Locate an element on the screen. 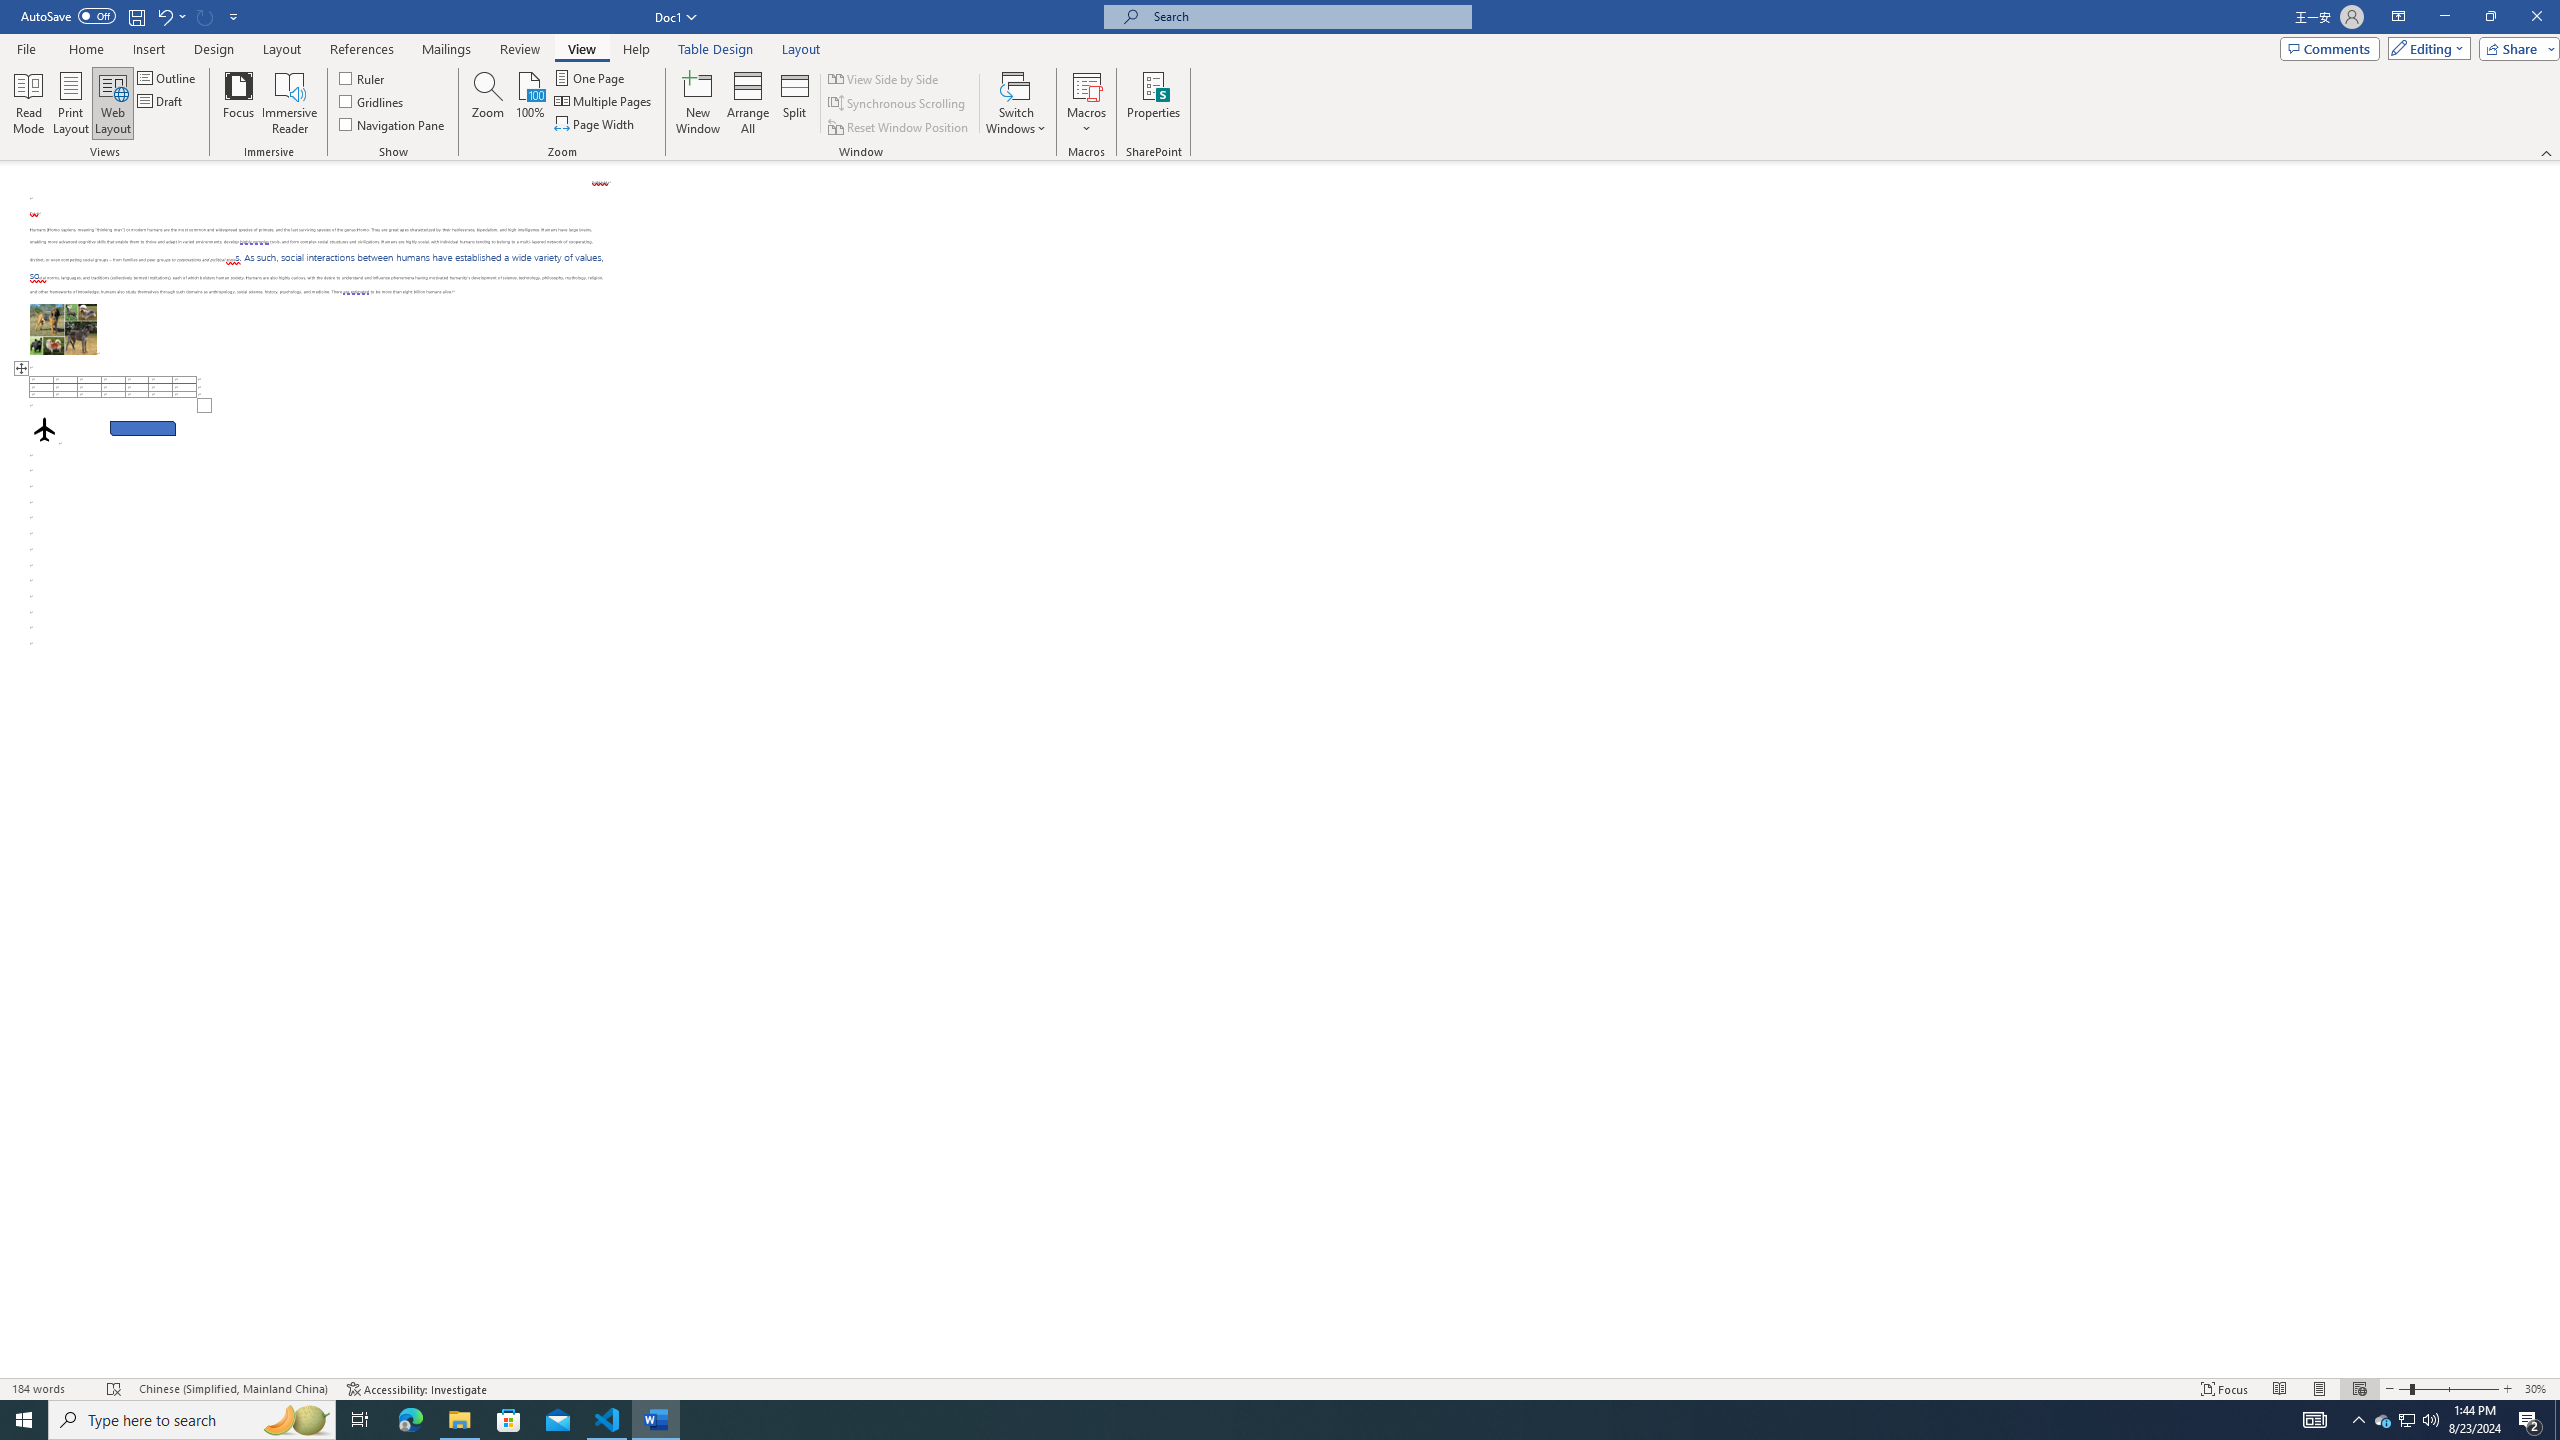 The image size is (2560, 1440). 'One Page' is located at coordinates (590, 77).